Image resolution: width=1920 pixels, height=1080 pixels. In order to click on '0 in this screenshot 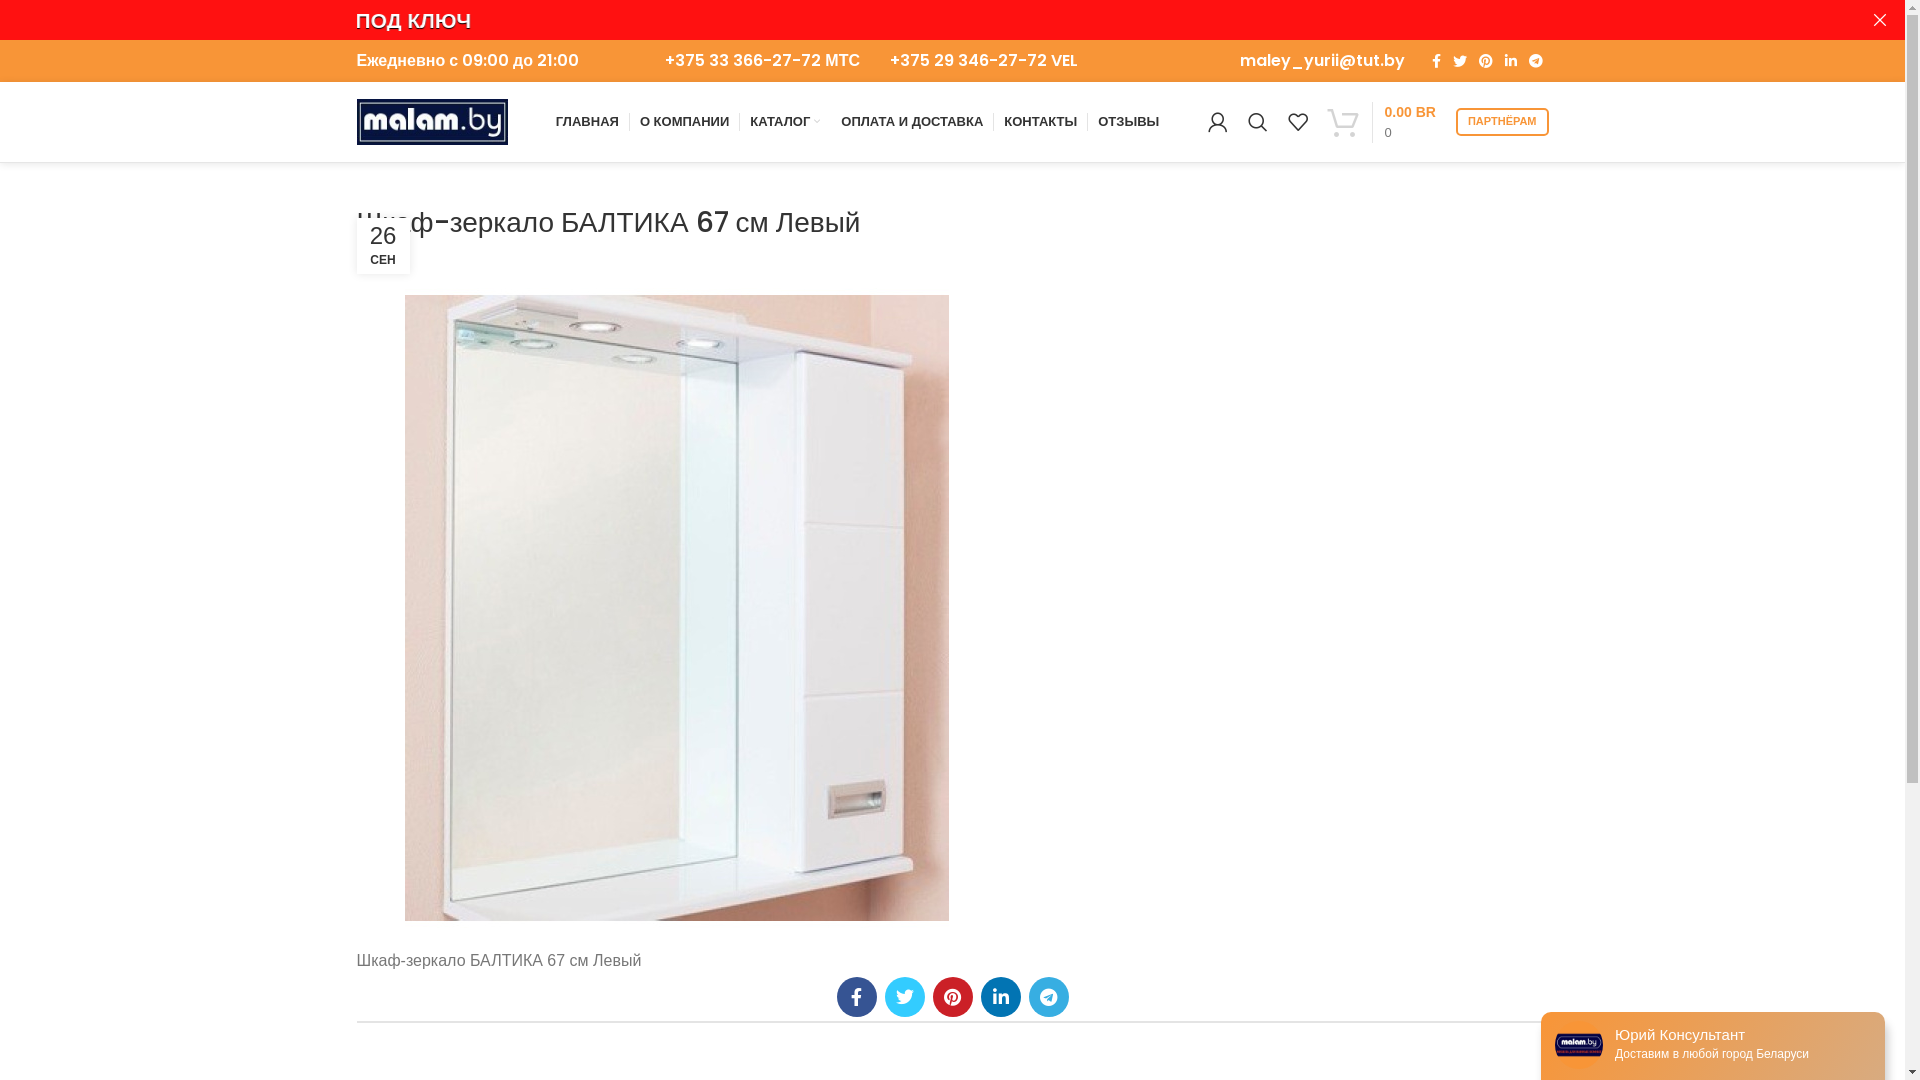, I will do `click(1318, 122)`.